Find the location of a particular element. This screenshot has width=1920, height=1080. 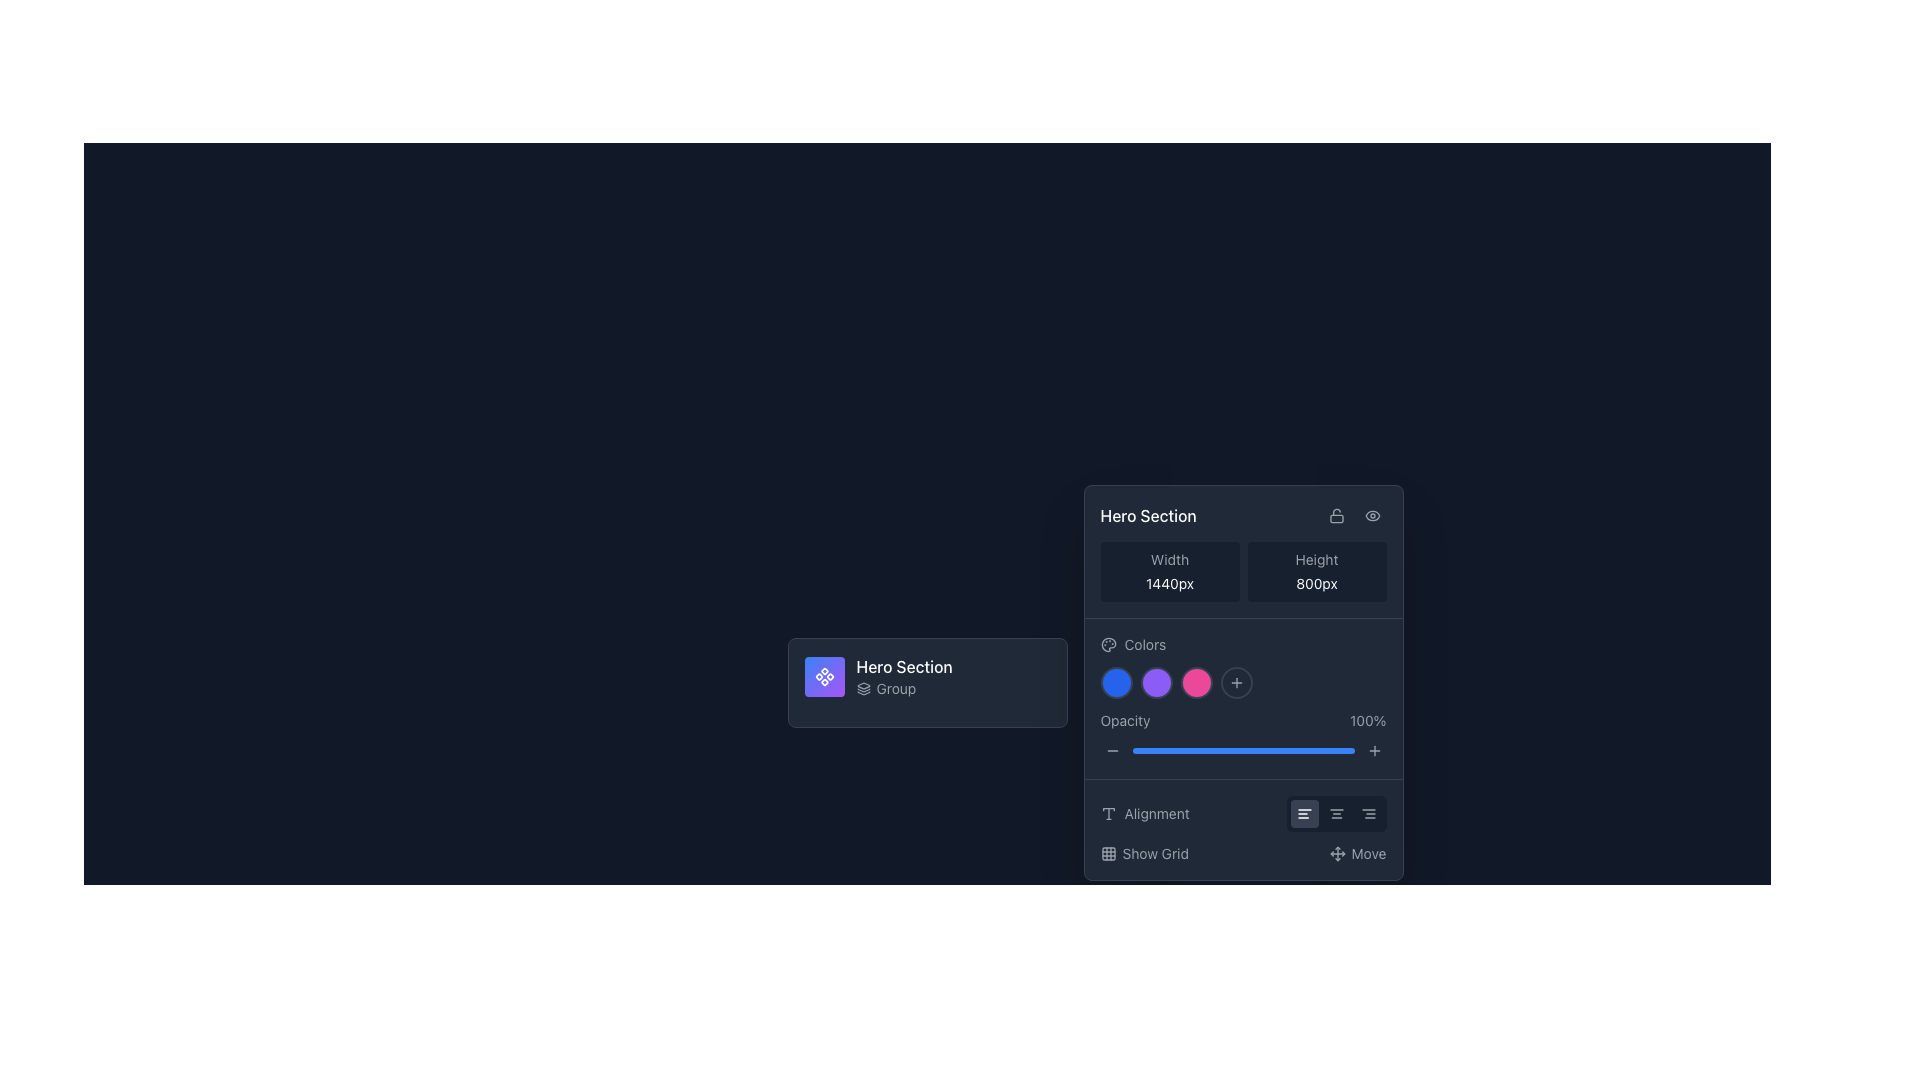

the layering/grouping icon located to the left of the 'Group' label in the lower-left portion of the 'Hero Section' box is located at coordinates (863, 688).